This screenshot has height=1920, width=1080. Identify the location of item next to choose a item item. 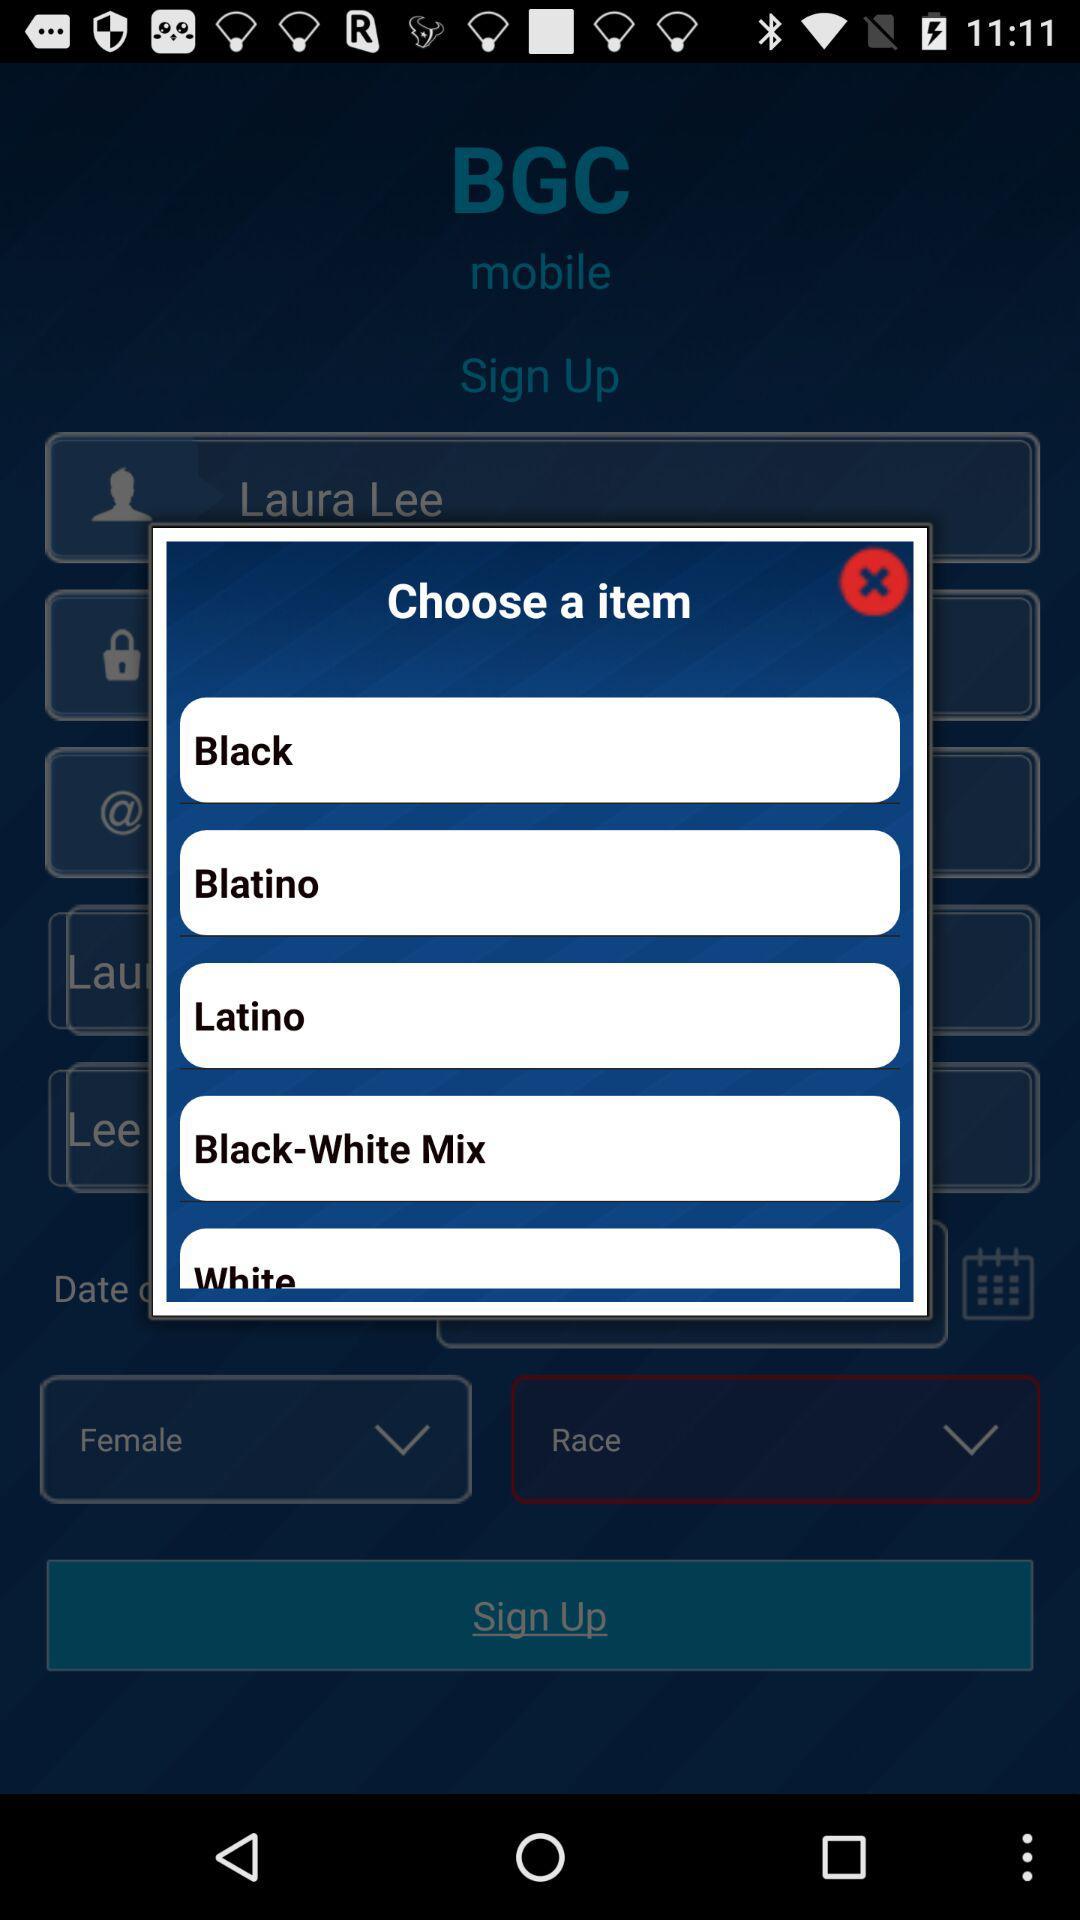
(873, 579).